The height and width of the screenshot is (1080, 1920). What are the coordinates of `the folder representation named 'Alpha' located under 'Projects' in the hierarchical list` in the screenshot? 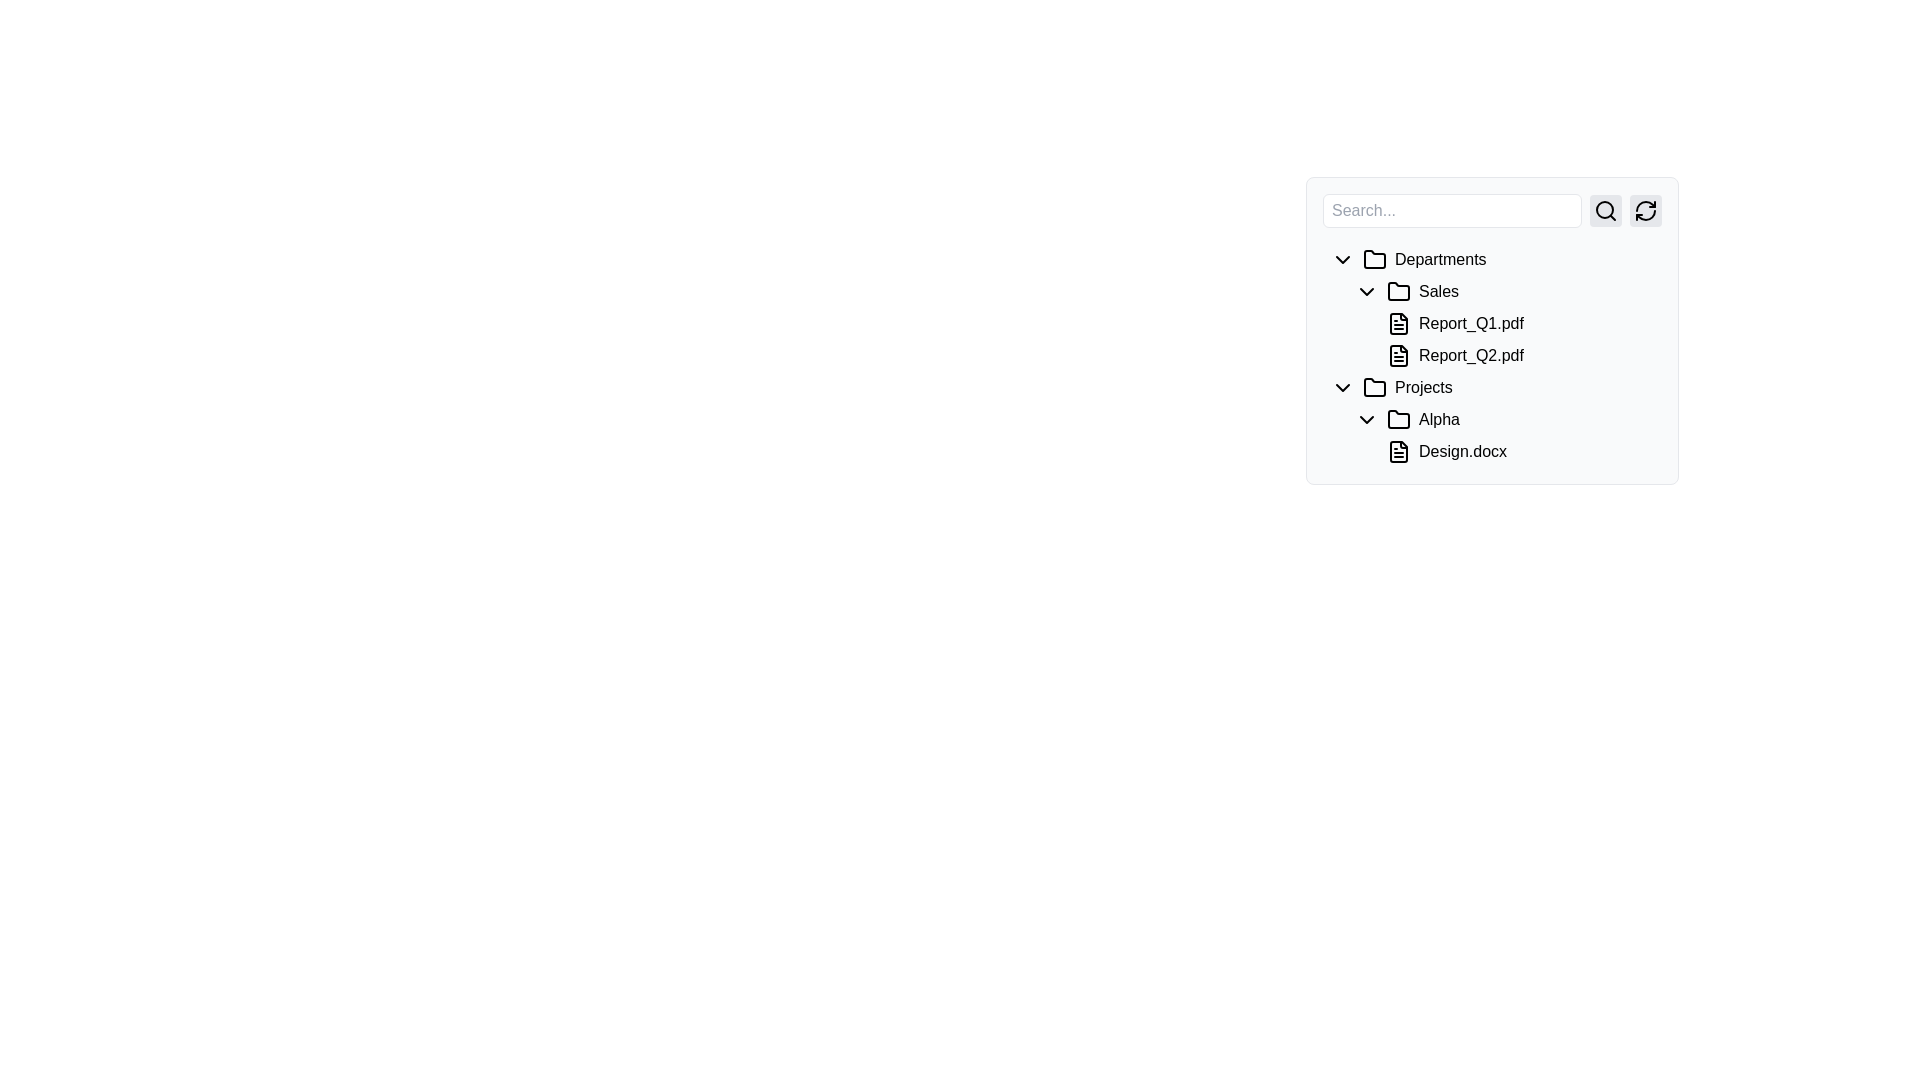 It's located at (1492, 411).